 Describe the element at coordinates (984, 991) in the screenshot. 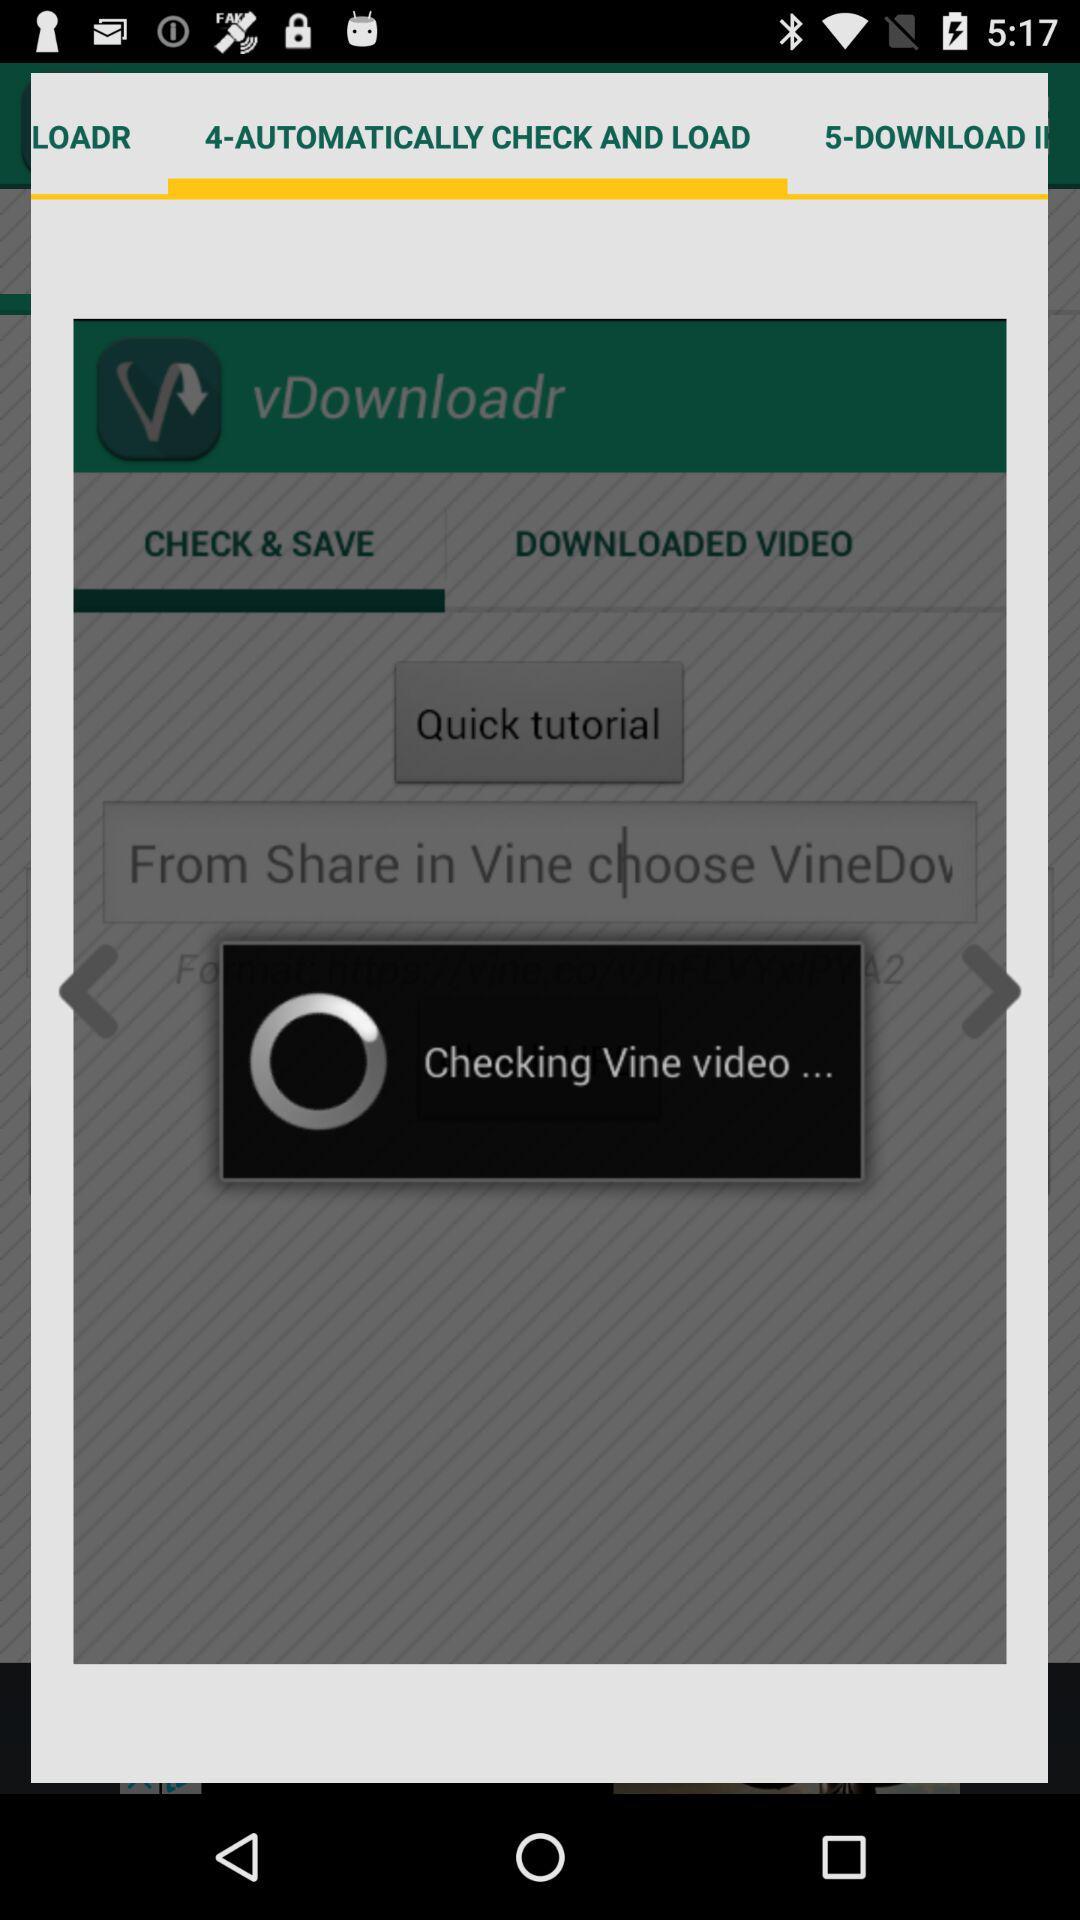

I see `next page` at that location.